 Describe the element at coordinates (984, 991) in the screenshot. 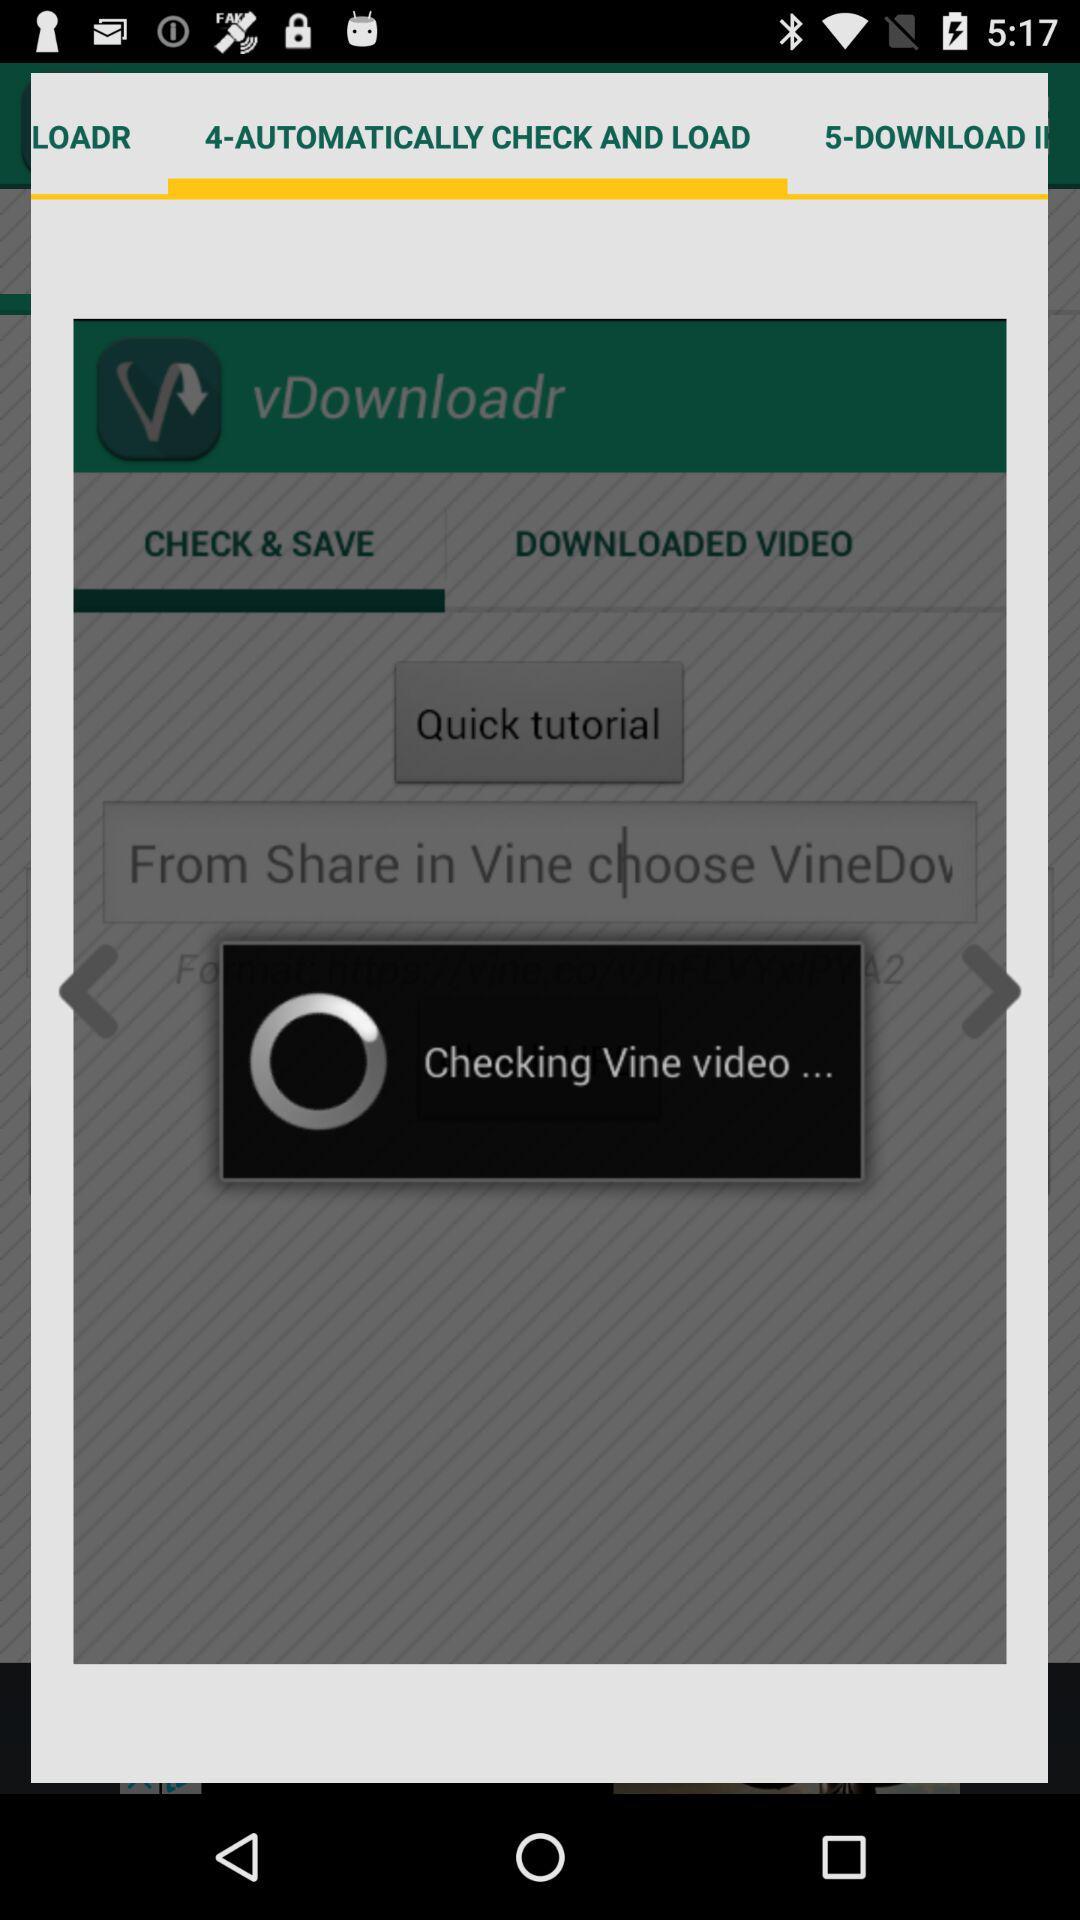

I see `next page` at that location.